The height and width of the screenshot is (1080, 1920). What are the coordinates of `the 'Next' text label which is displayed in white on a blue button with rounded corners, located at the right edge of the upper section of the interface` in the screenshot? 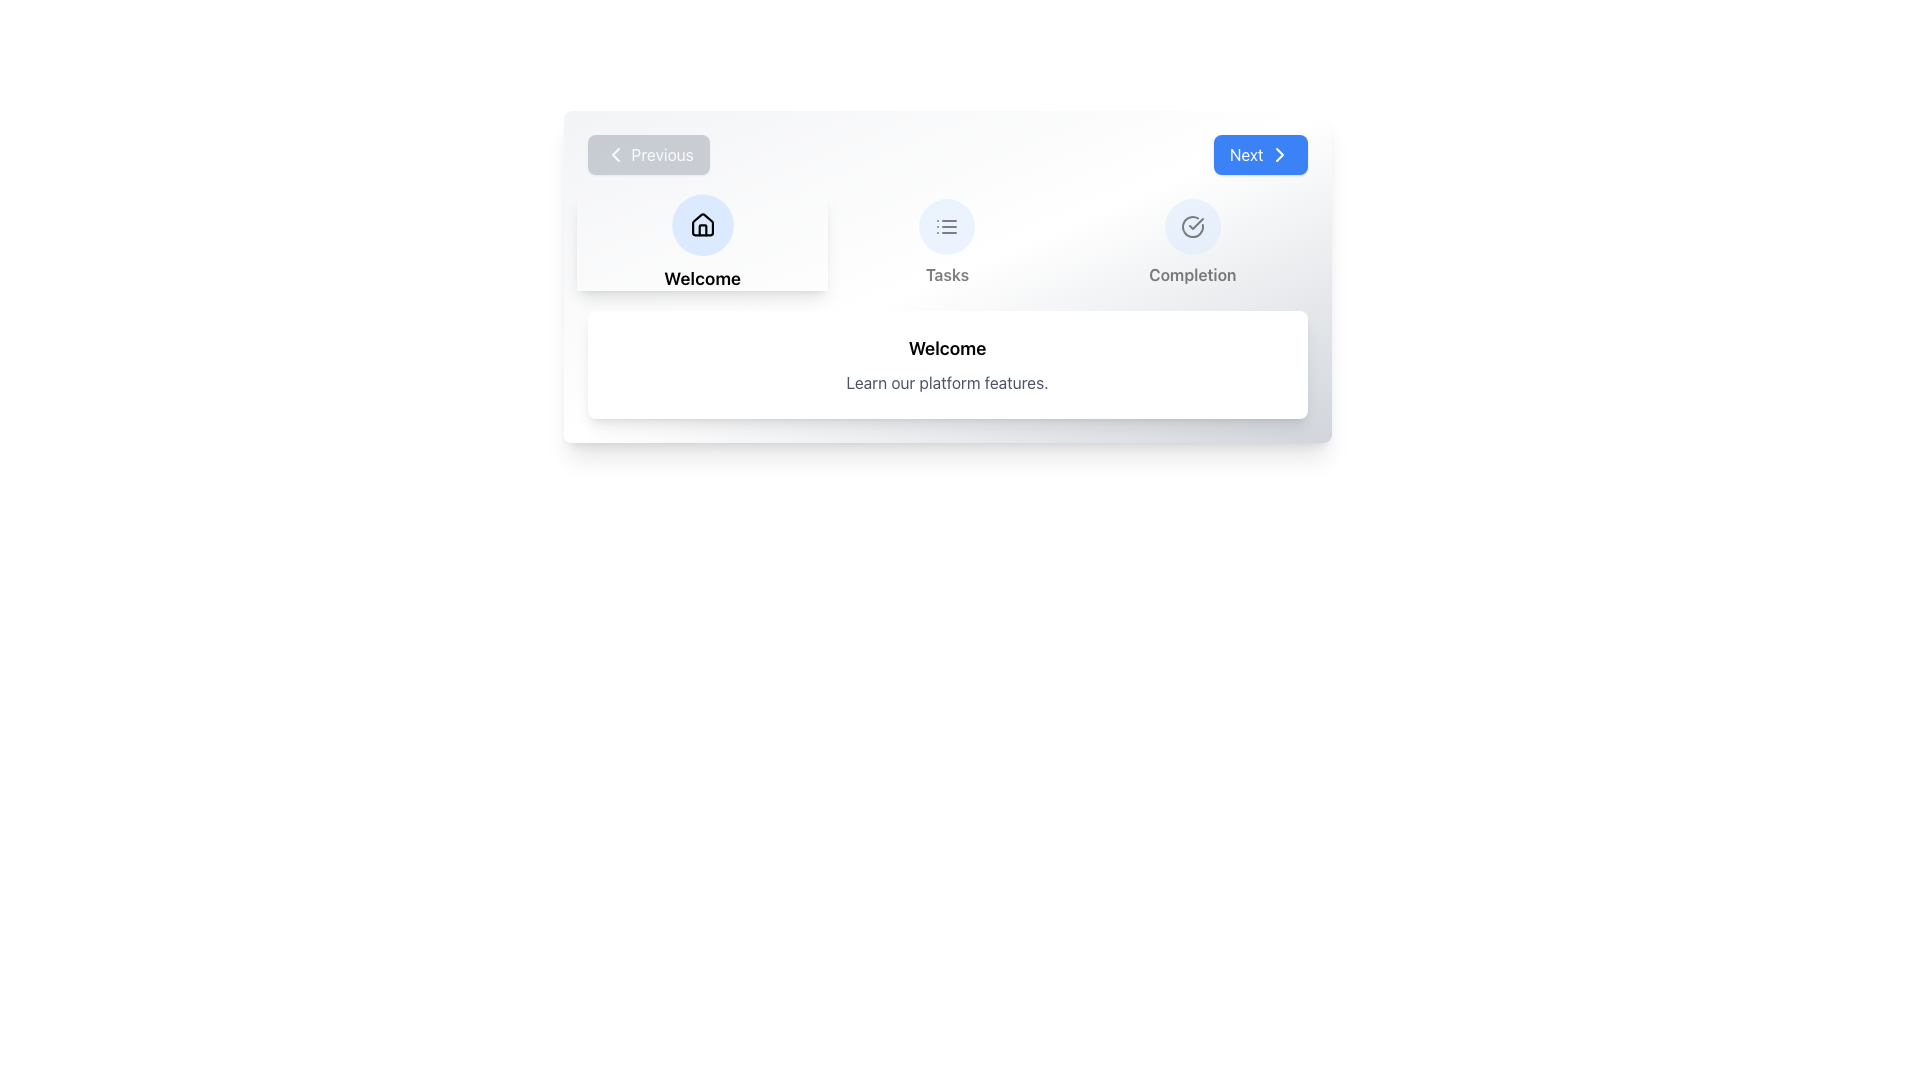 It's located at (1245, 153).